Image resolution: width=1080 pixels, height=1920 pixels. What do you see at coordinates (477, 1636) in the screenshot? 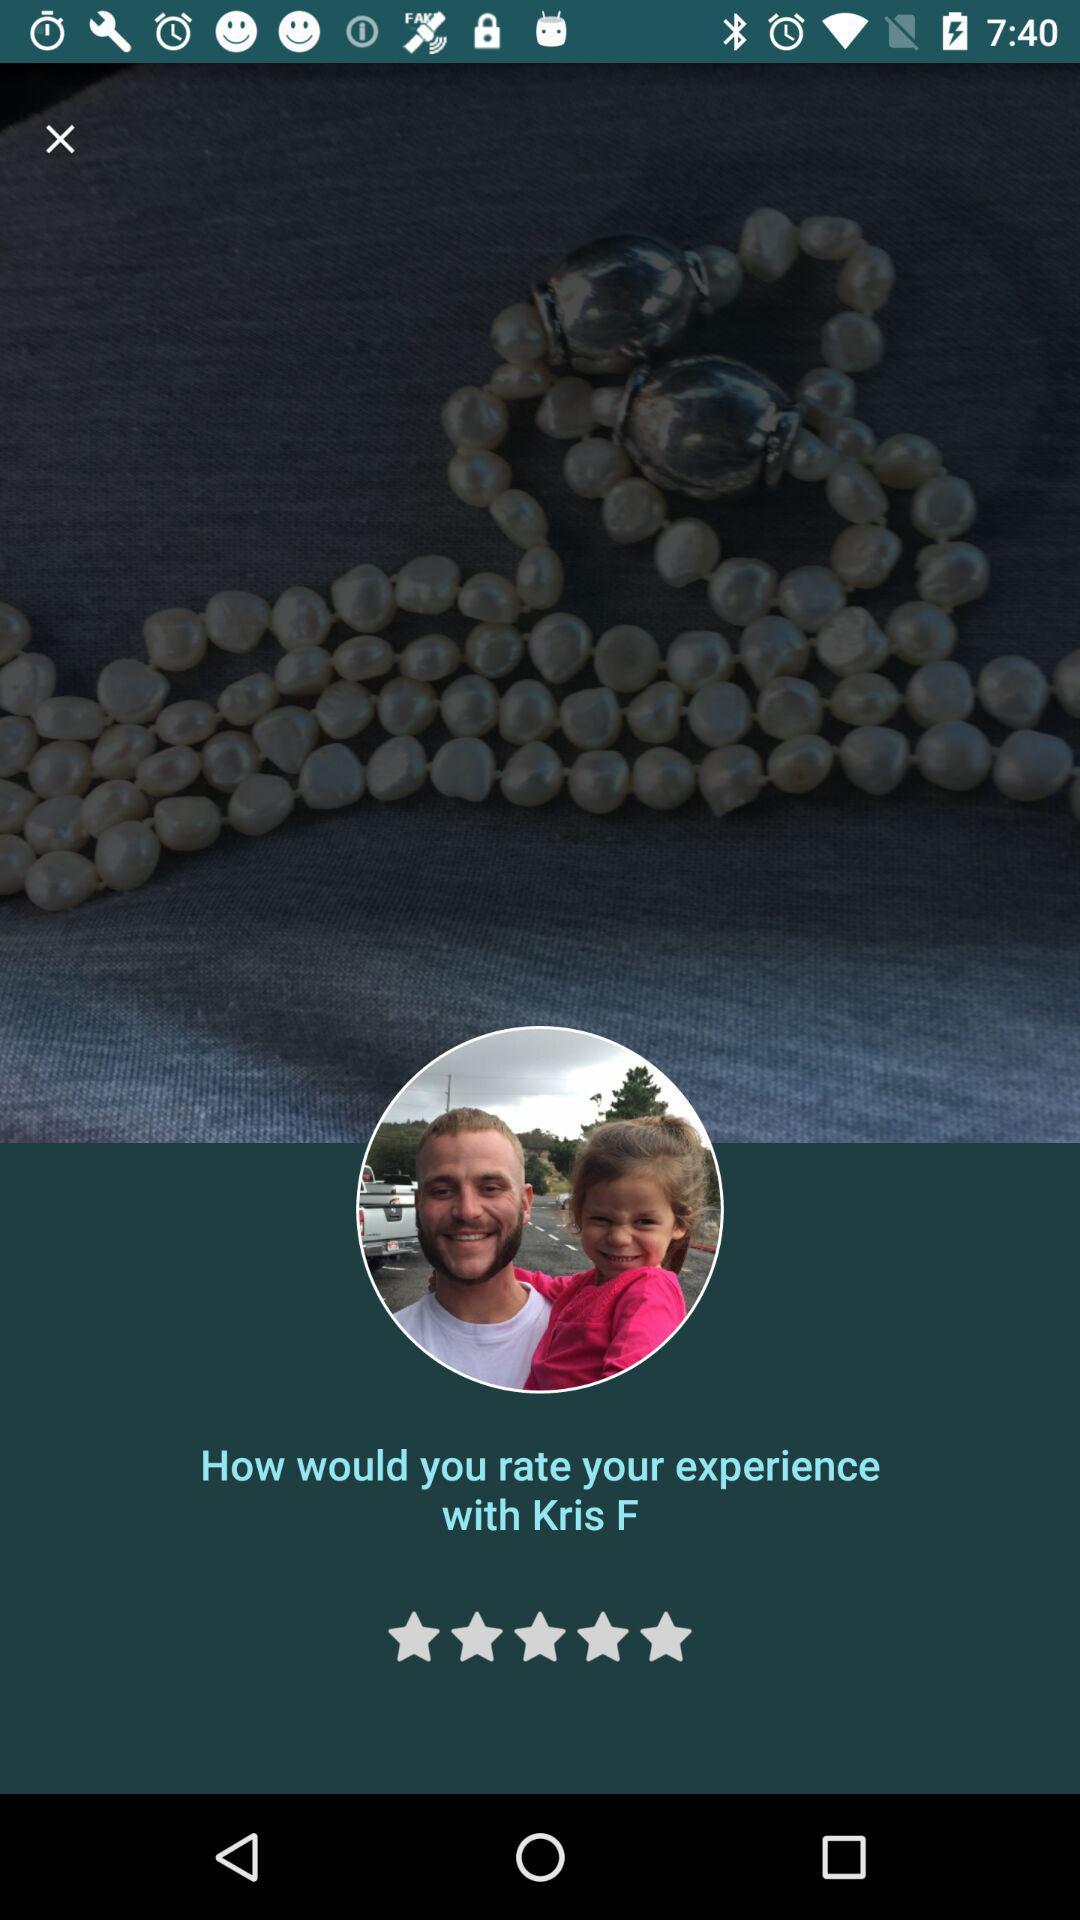
I see `choose star rating` at bounding box center [477, 1636].